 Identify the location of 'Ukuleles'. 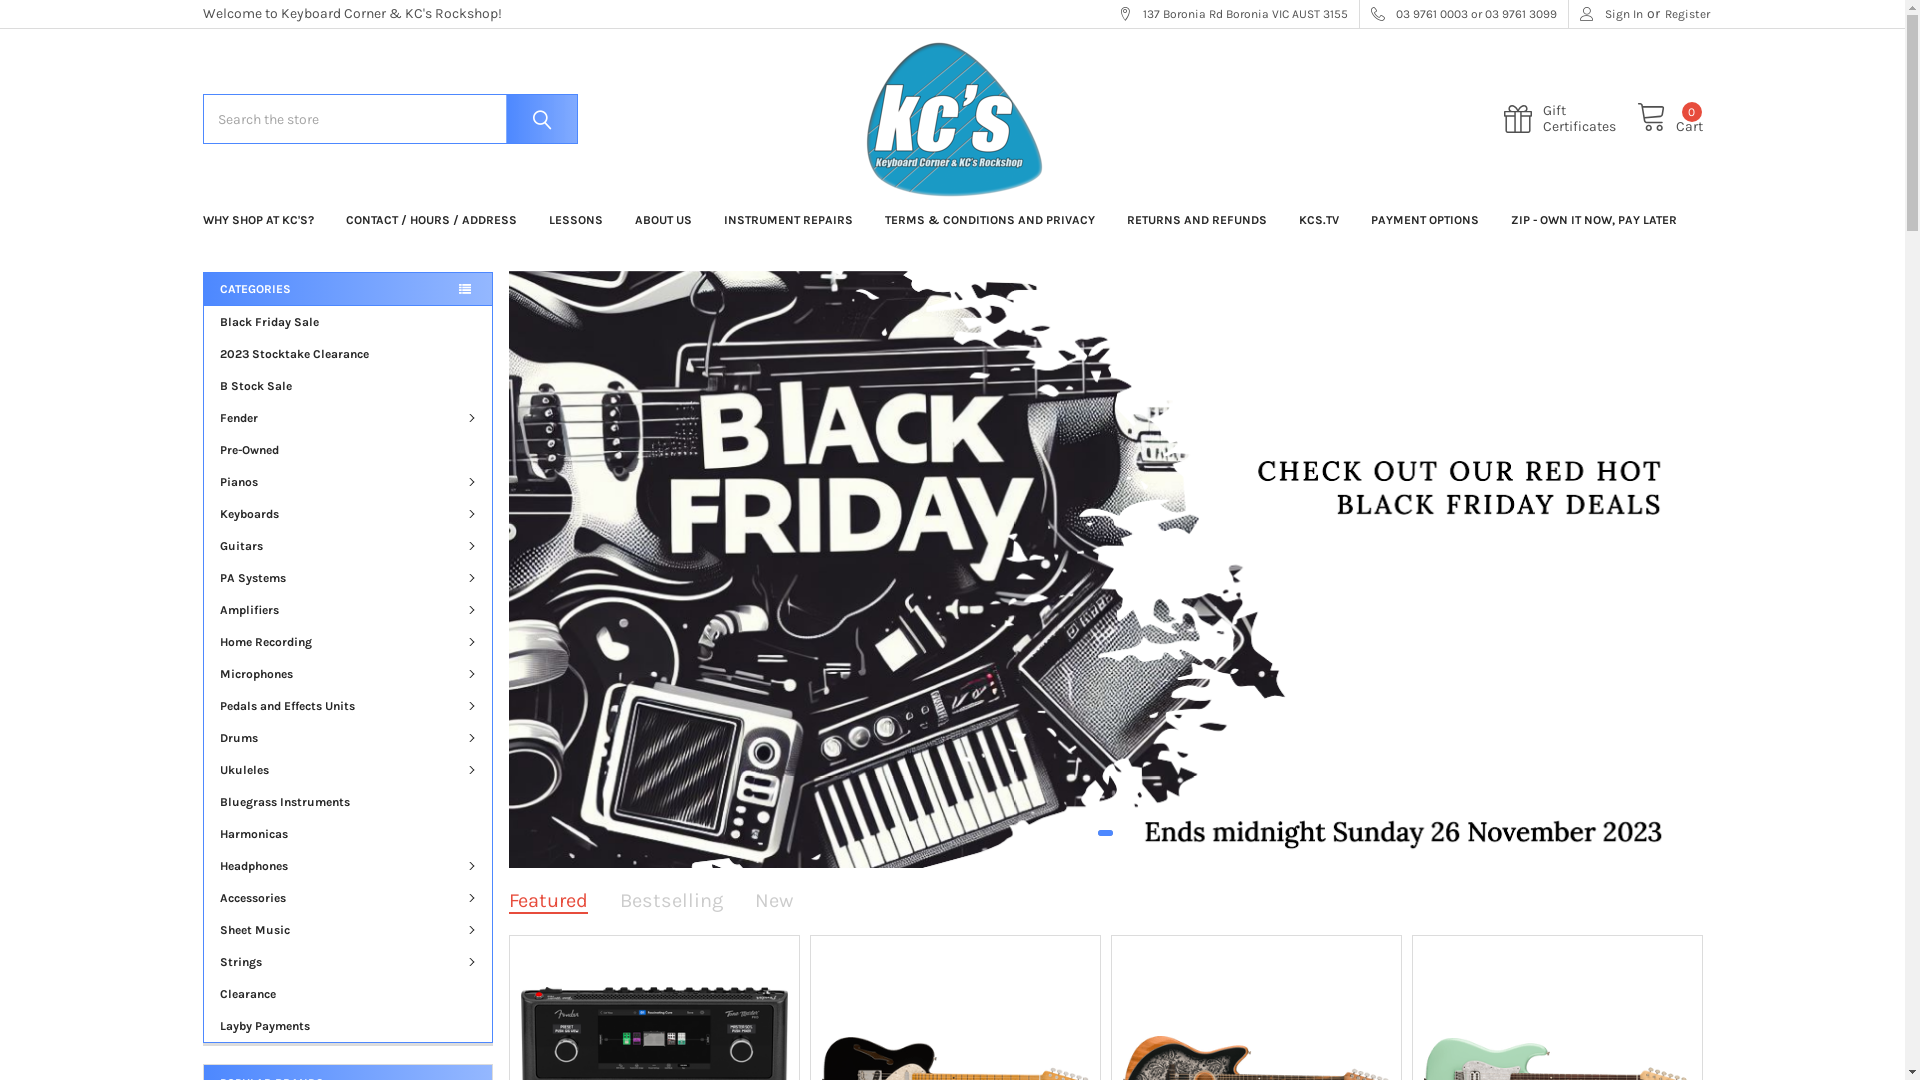
(347, 769).